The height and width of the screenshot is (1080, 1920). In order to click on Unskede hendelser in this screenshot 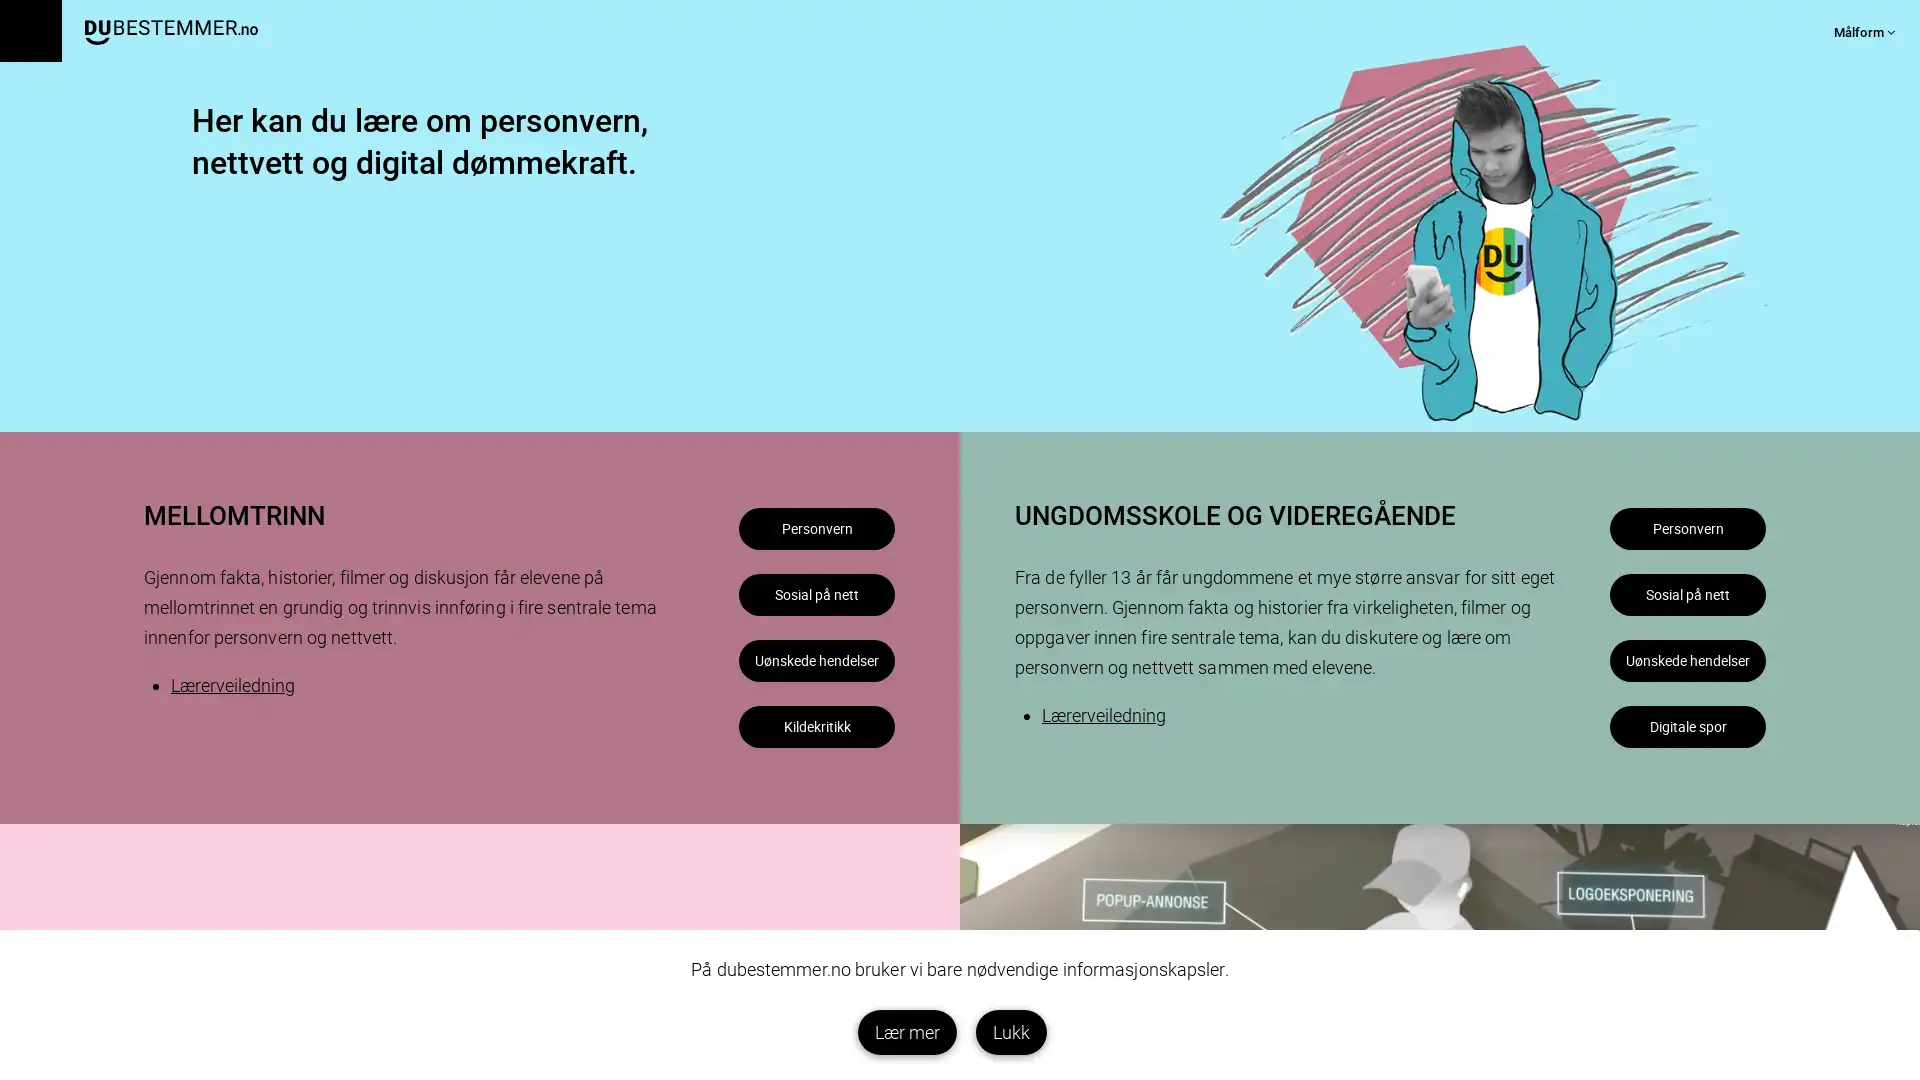, I will do `click(747, 753)`.